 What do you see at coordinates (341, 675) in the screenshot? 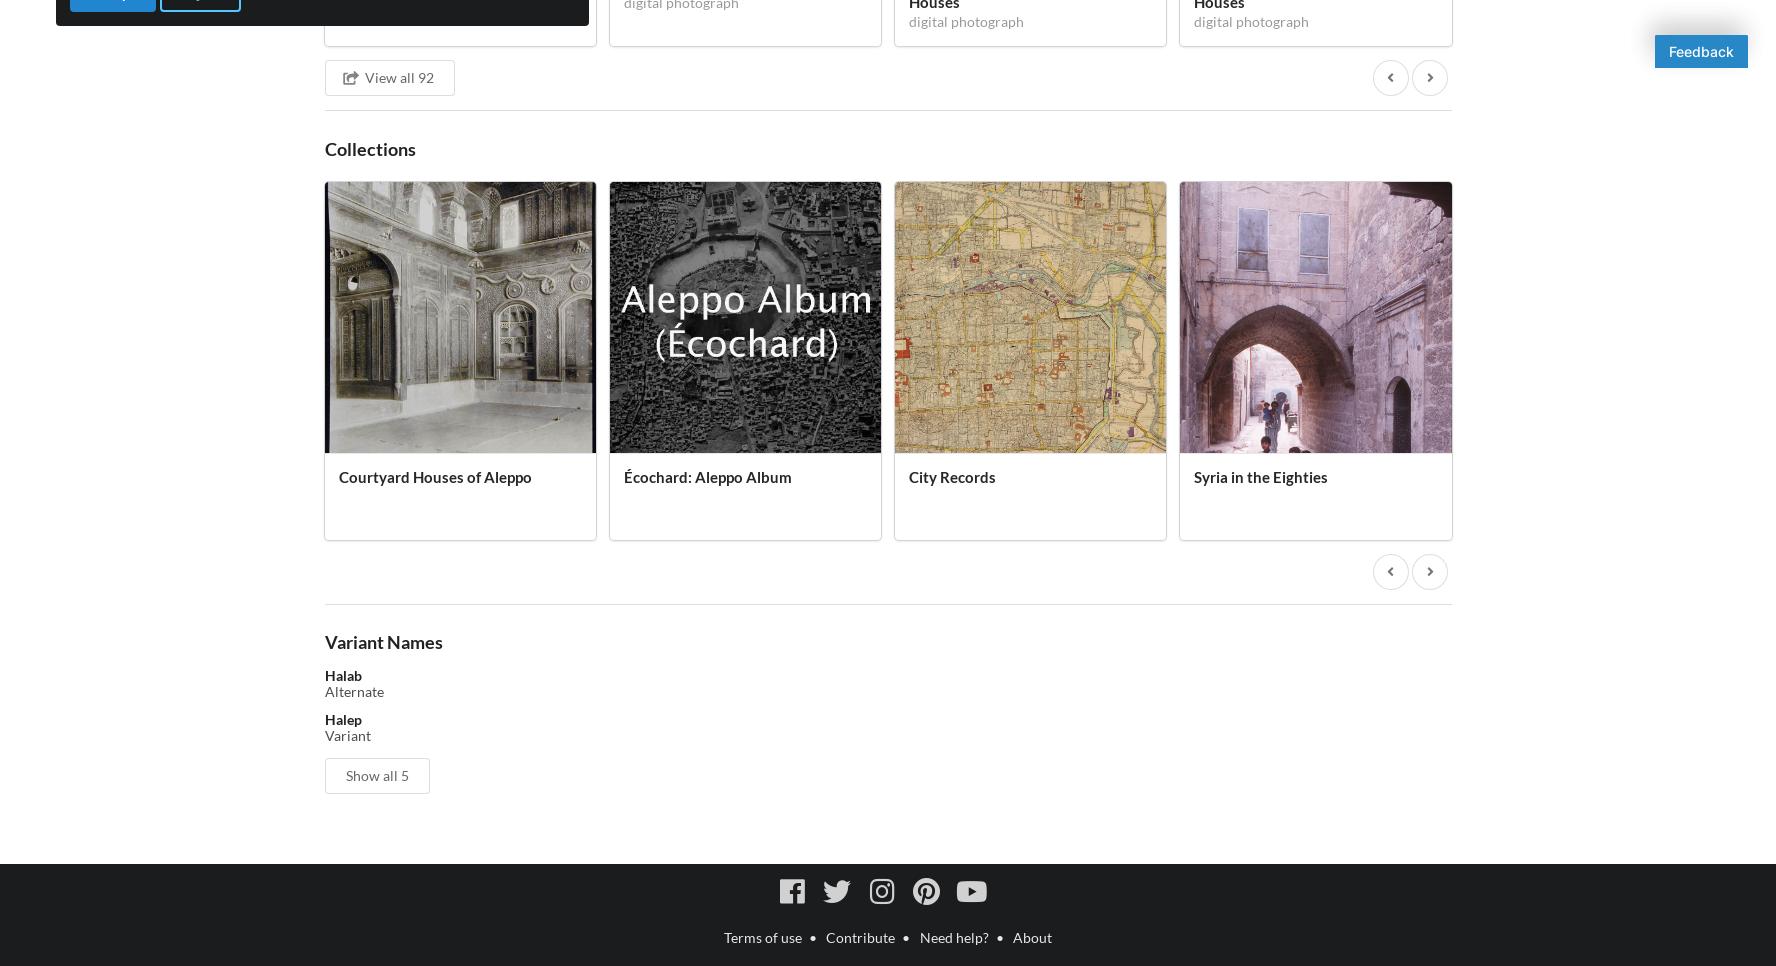
I see `'Halab'` at bounding box center [341, 675].